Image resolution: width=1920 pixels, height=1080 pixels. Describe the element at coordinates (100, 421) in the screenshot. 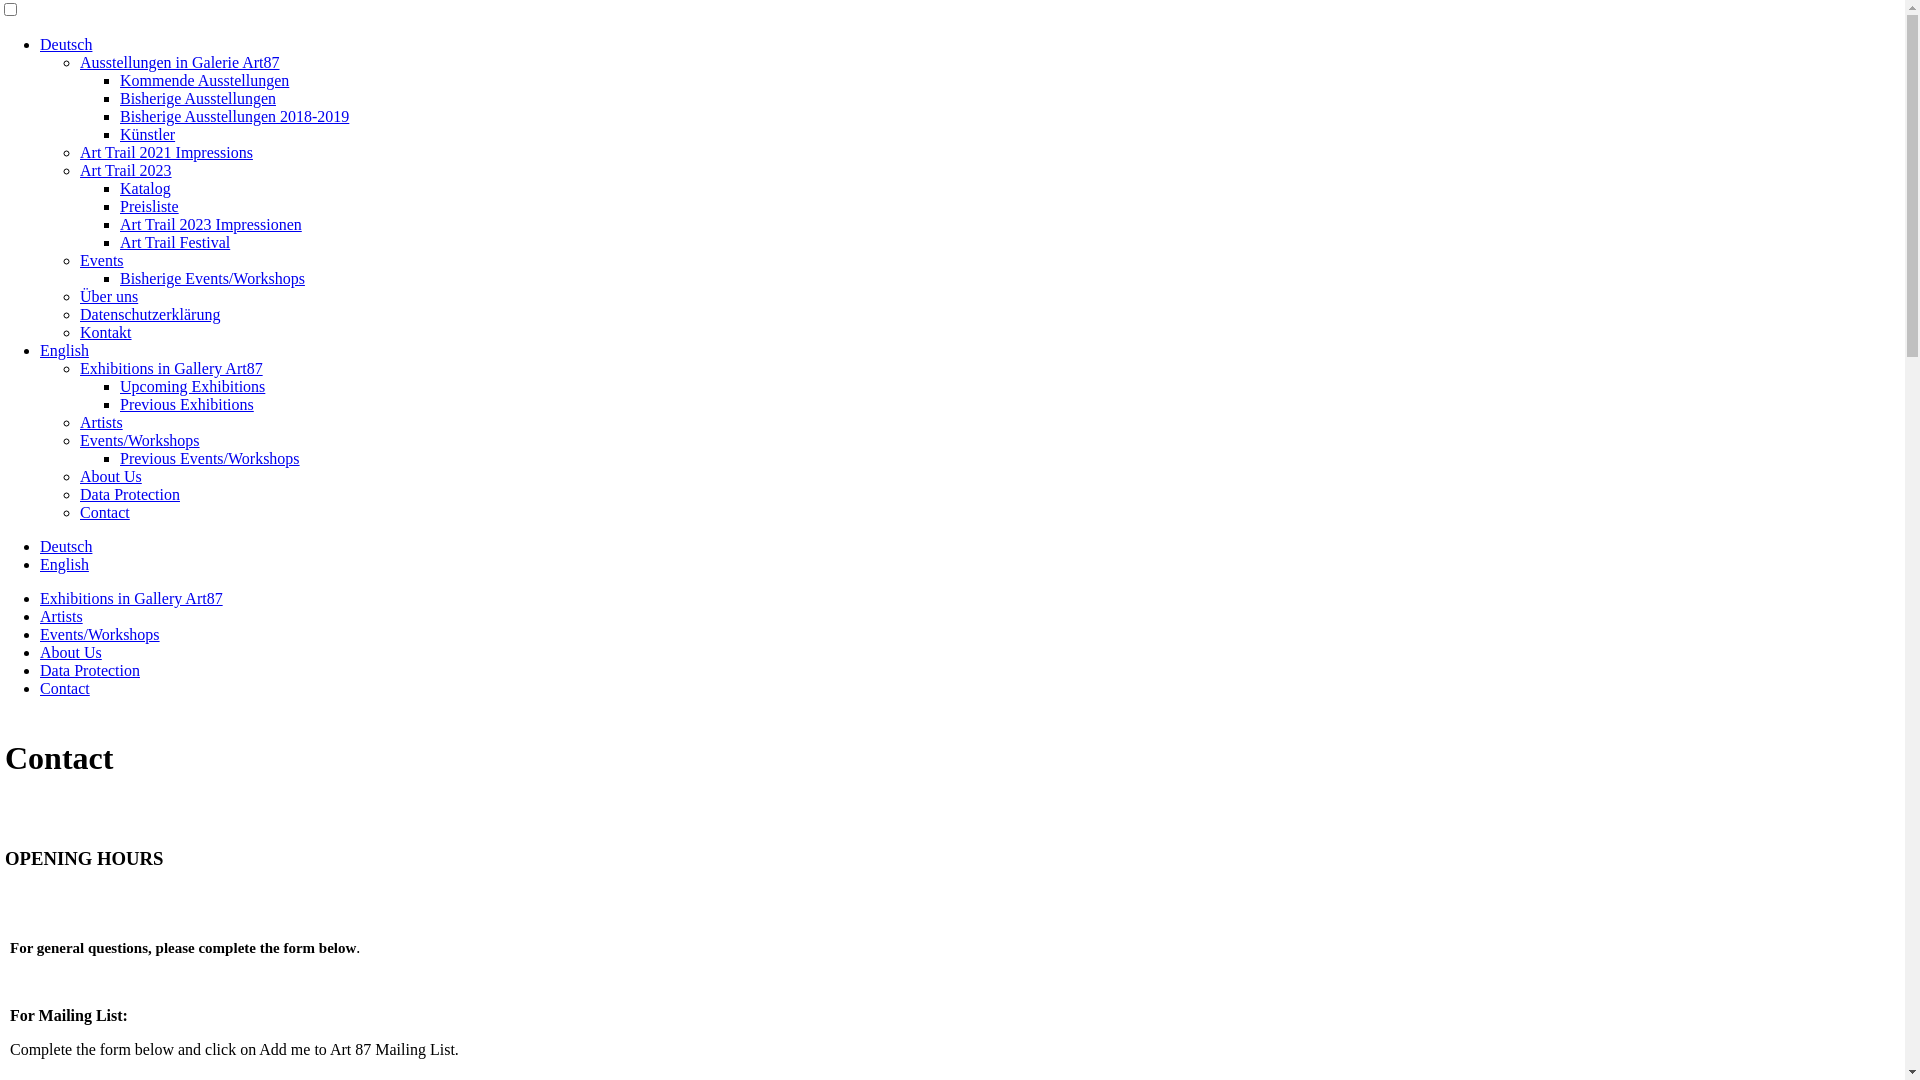

I see `'Artists'` at that location.